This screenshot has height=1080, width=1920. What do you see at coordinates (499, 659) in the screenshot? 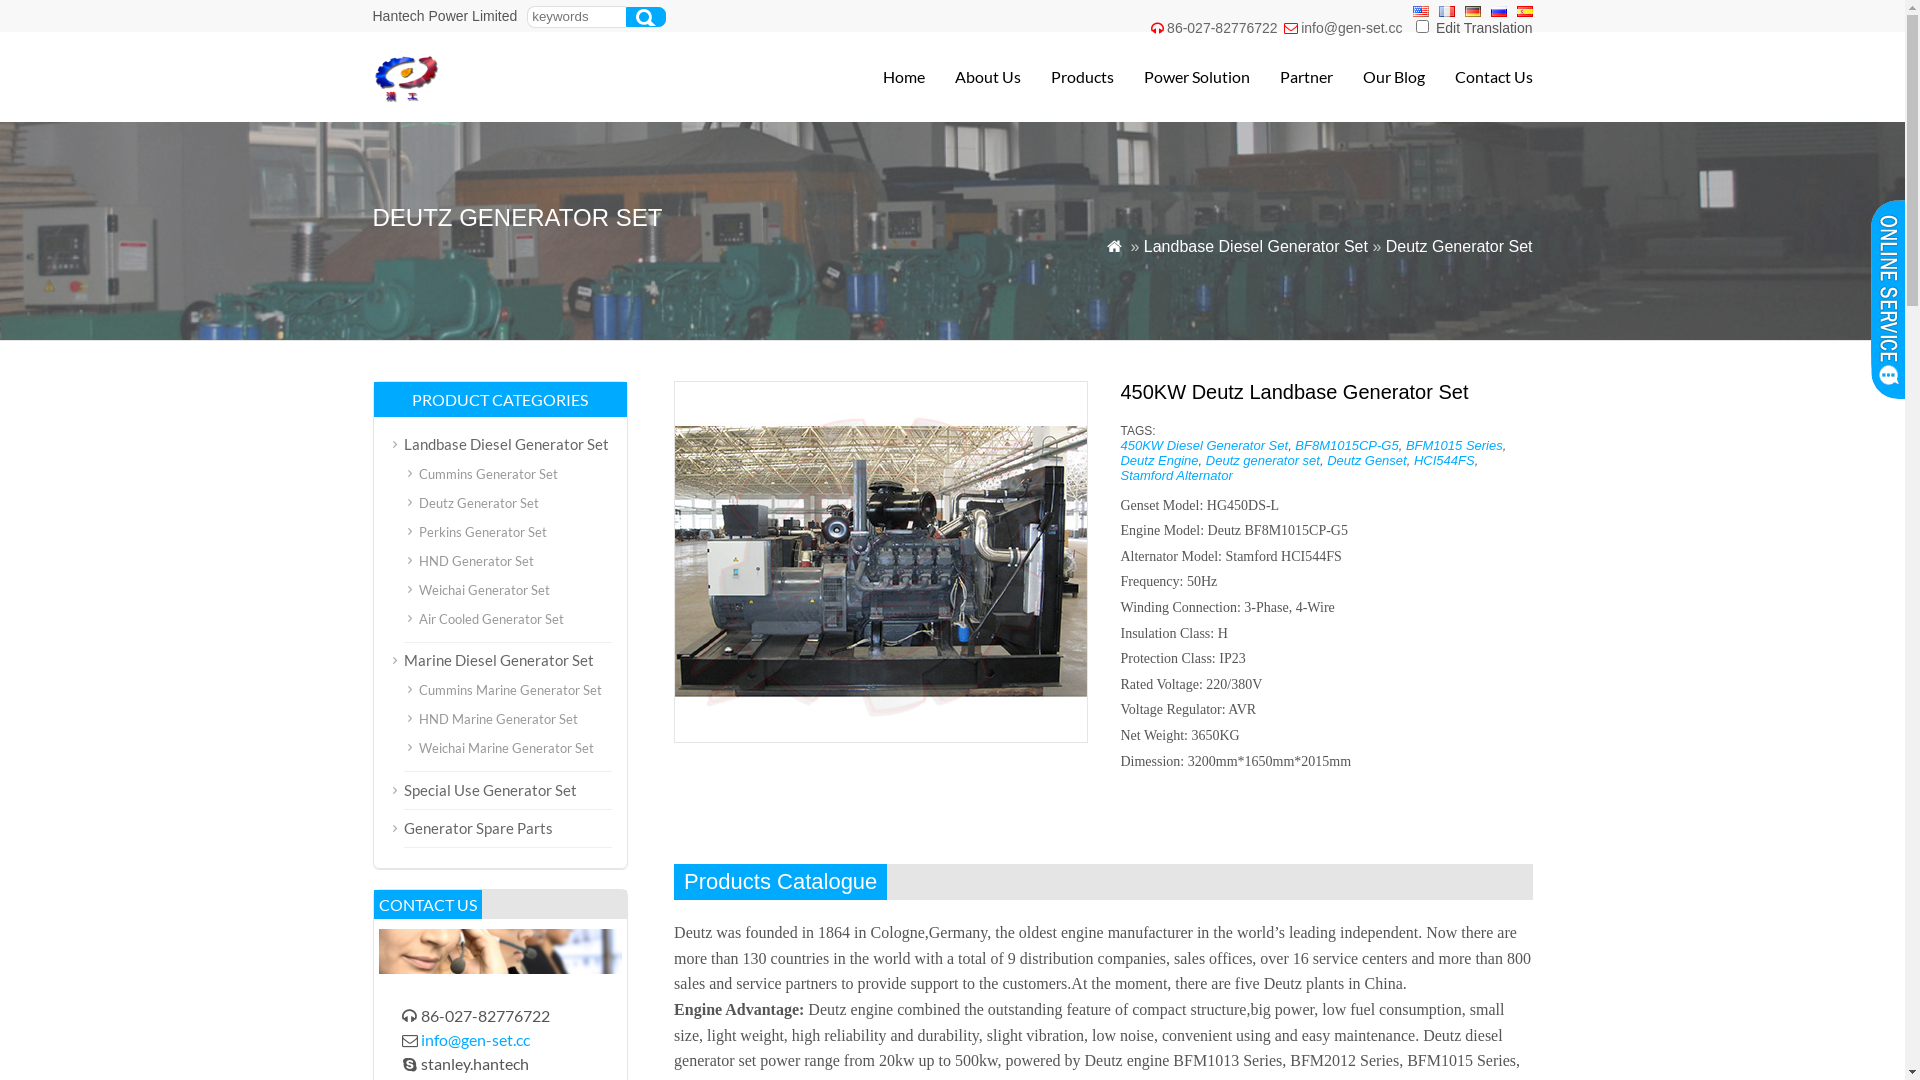
I see `'Marine Diesel Generator Set'` at bounding box center [499, 659].